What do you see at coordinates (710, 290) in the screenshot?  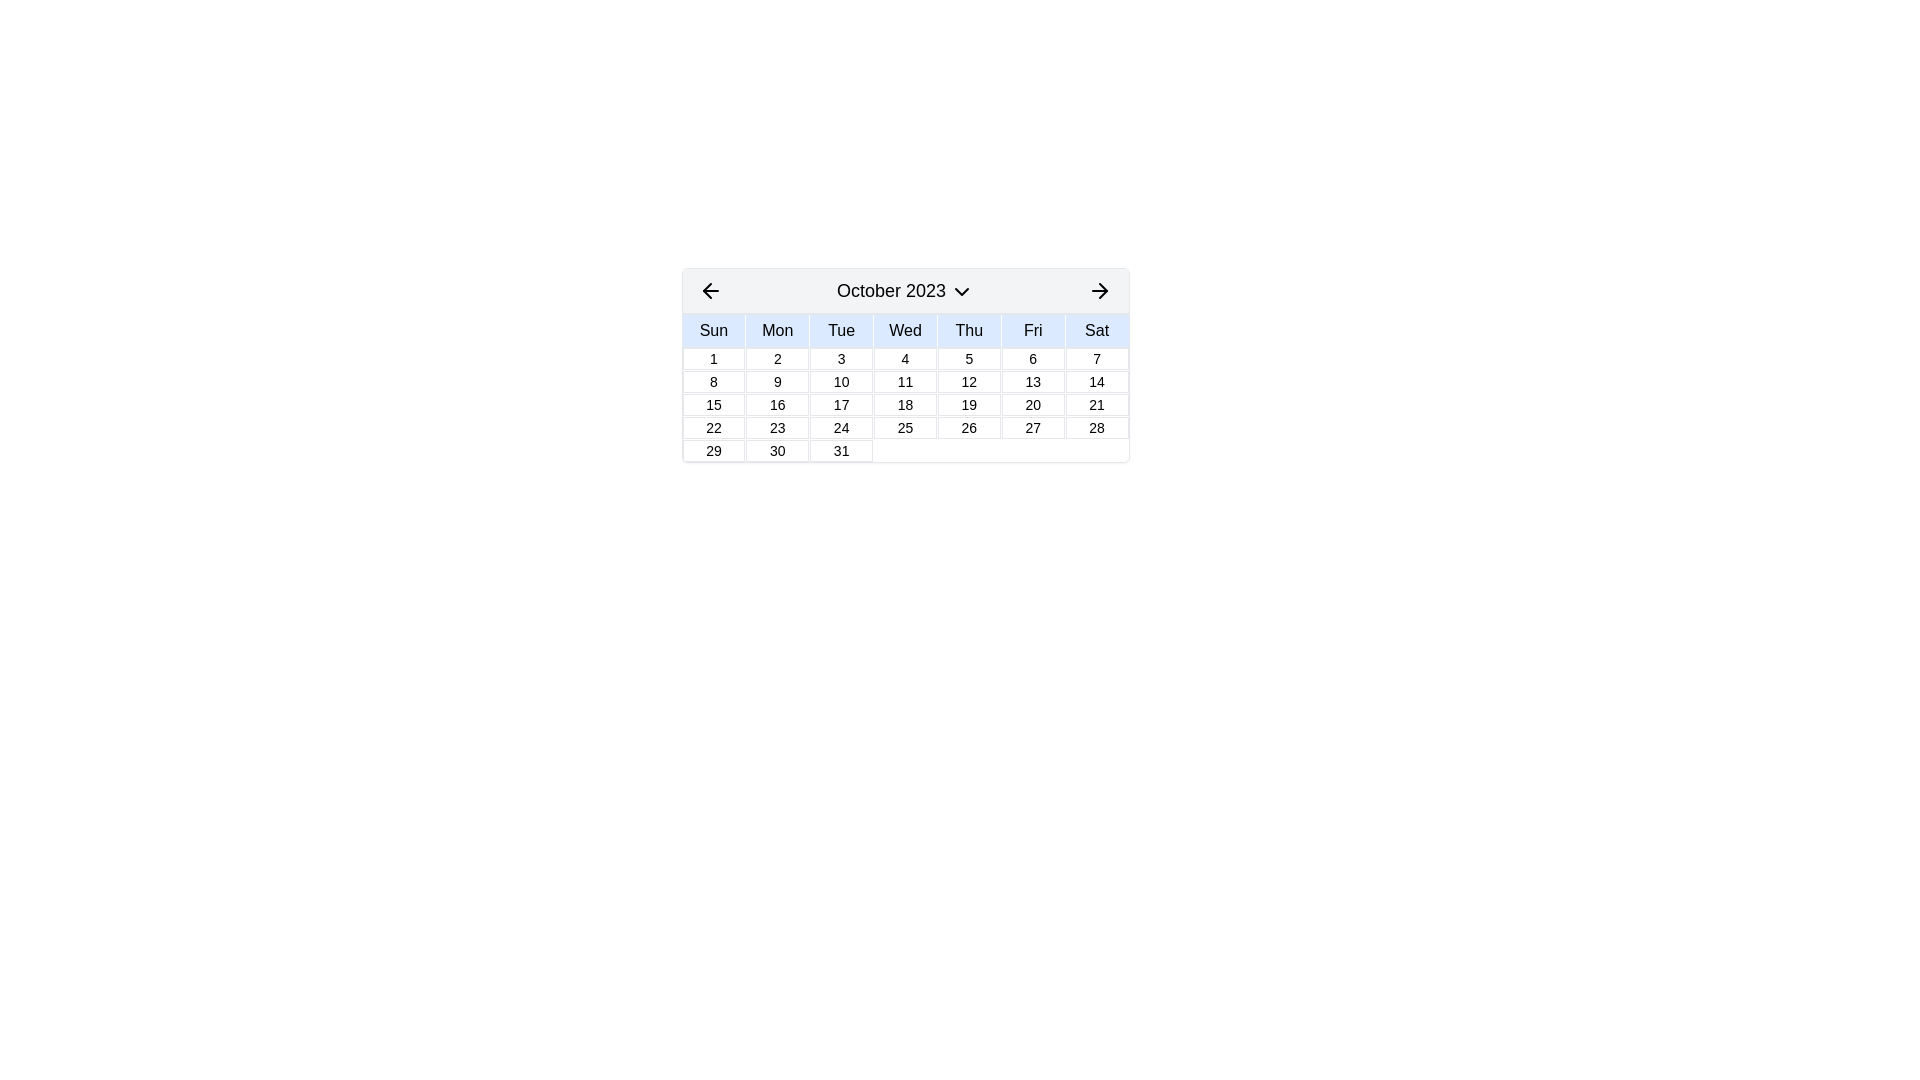 I see `the navigational control icon located at the top-left corner of the calendar header, which allows the user to move back to the previous month` at bounding box center [710, 290].